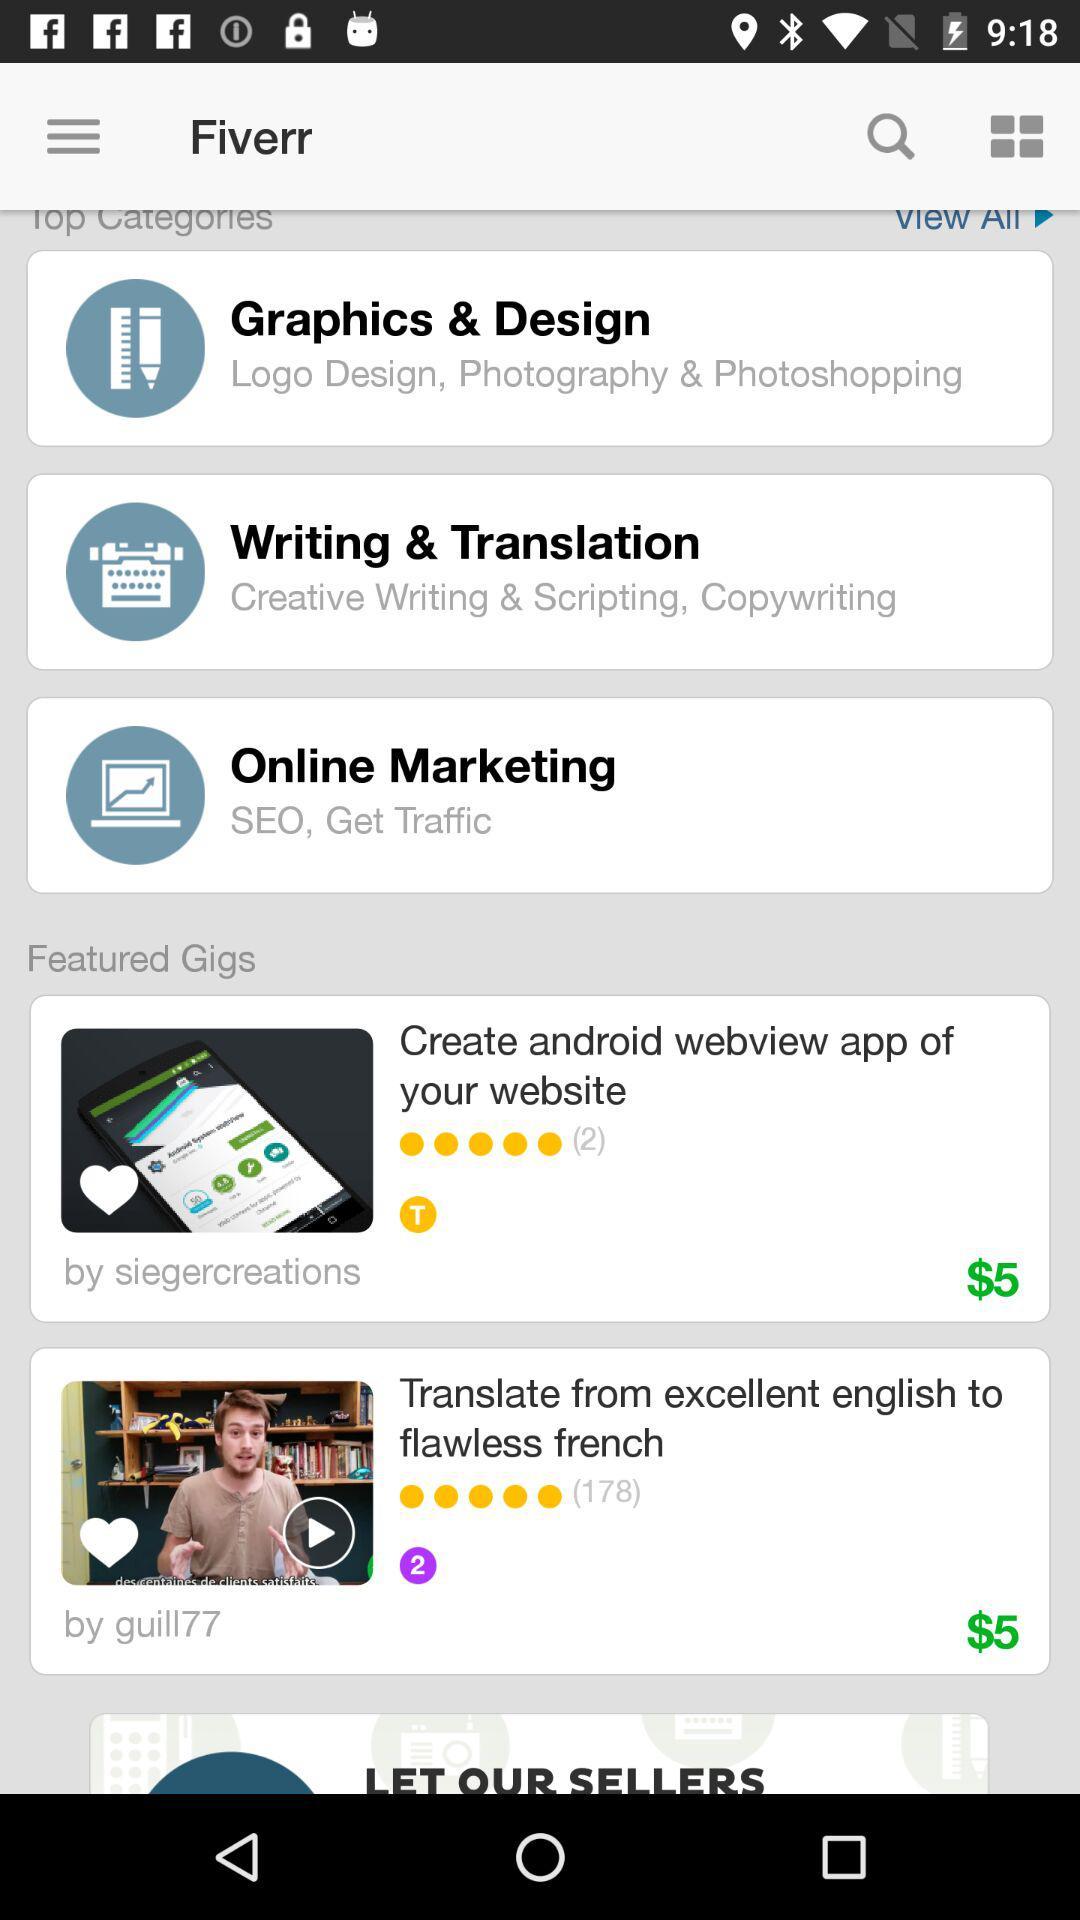 Image resolution: width=1080 pixels, height=1920 pixels. What do you see at coordinates (707, 1063) in the screenshot?
I see `the create android webview` at bounding box center [707, 1063].